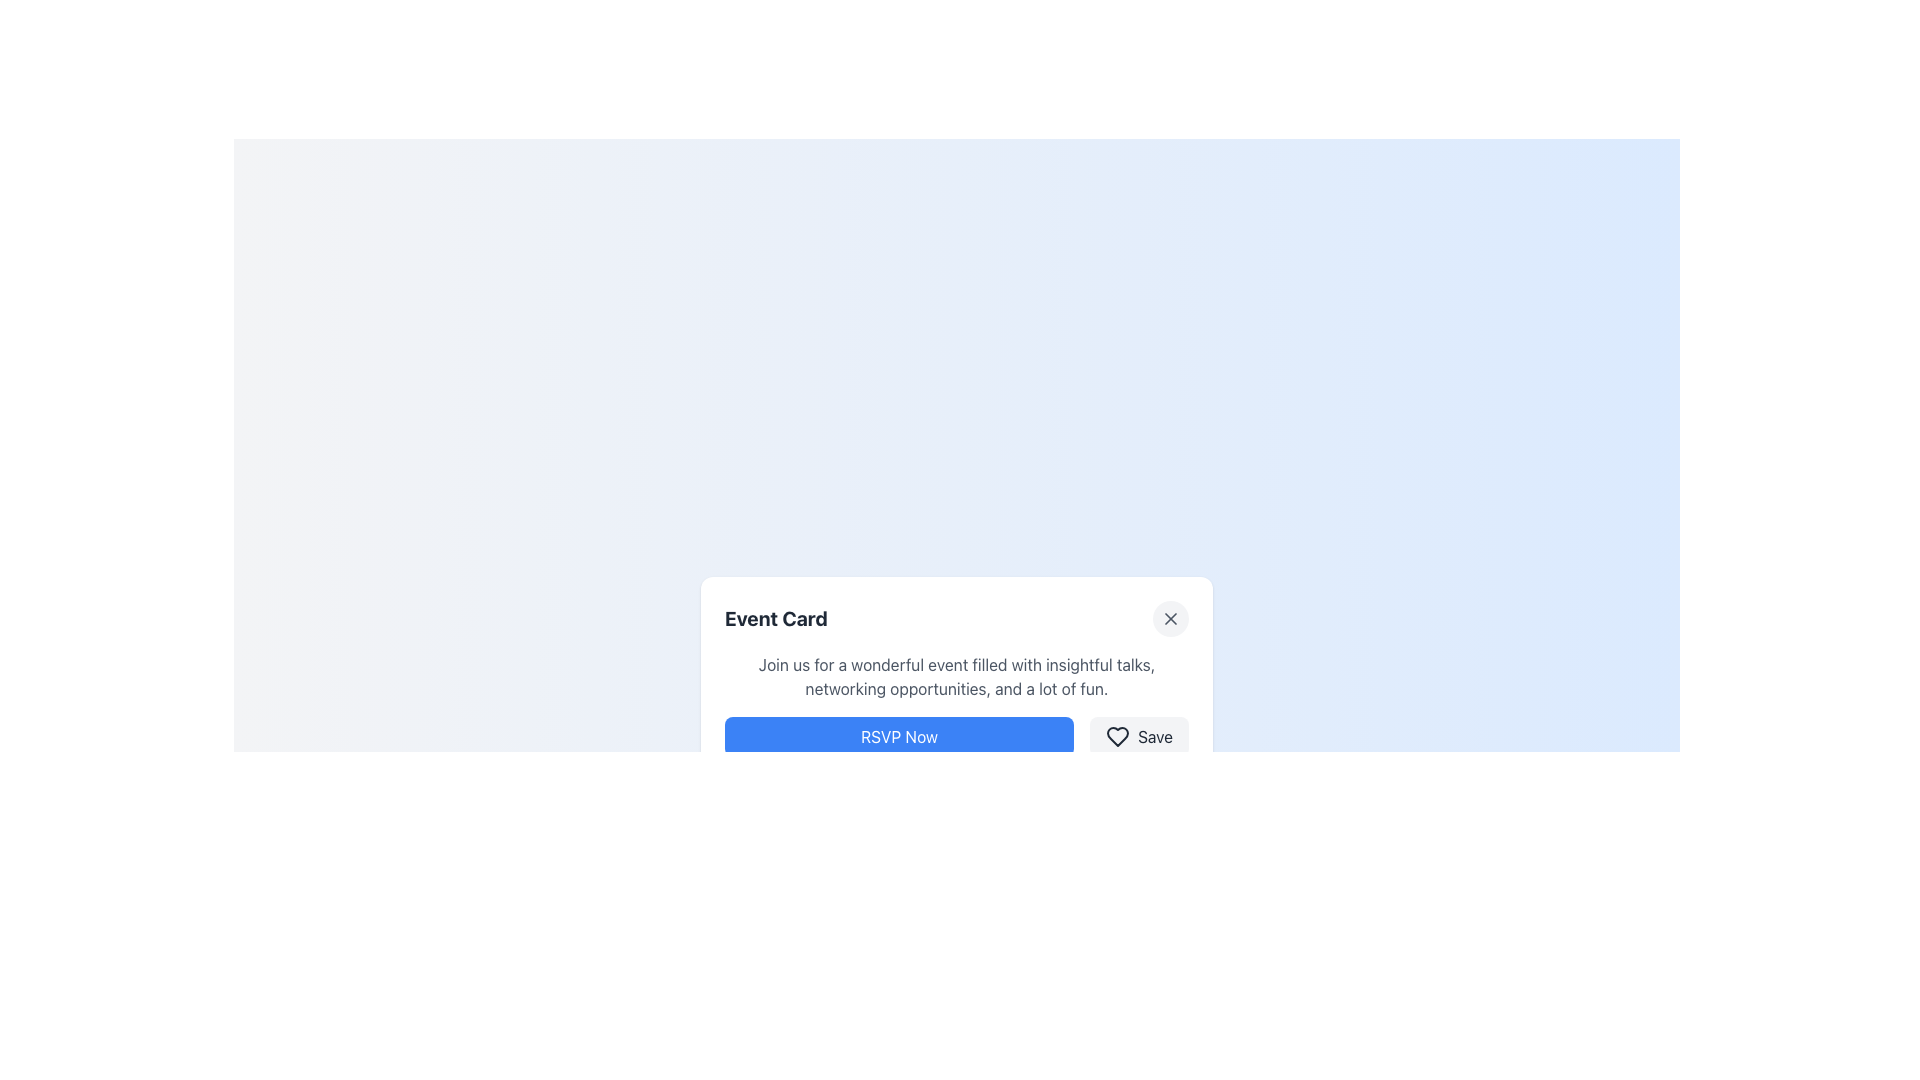  What do you see at coordinates (1171, 617) in the screenshot?
I see `the cross icon located in the top-right corner of the card component` at bounding box center [1171, 617].